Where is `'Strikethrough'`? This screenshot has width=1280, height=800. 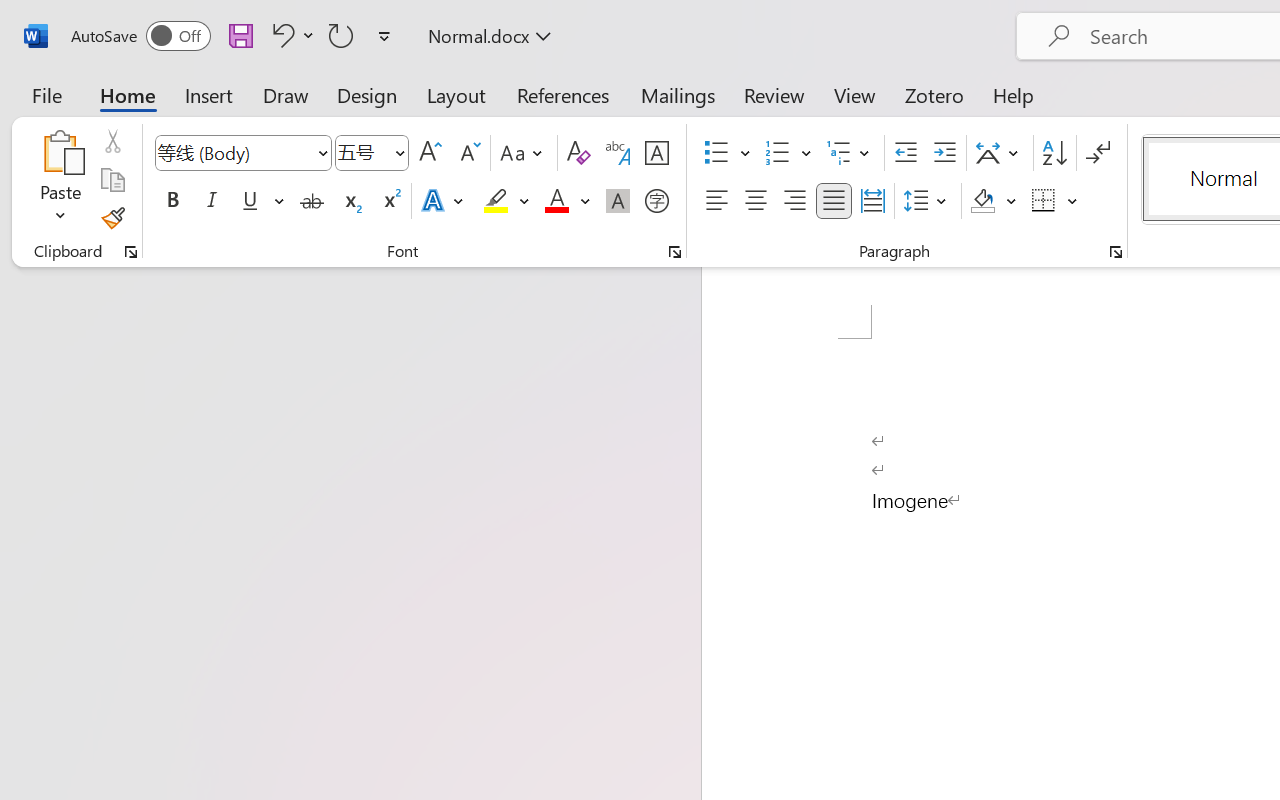 'Strikethrough' is located at coordinates (311, 201).